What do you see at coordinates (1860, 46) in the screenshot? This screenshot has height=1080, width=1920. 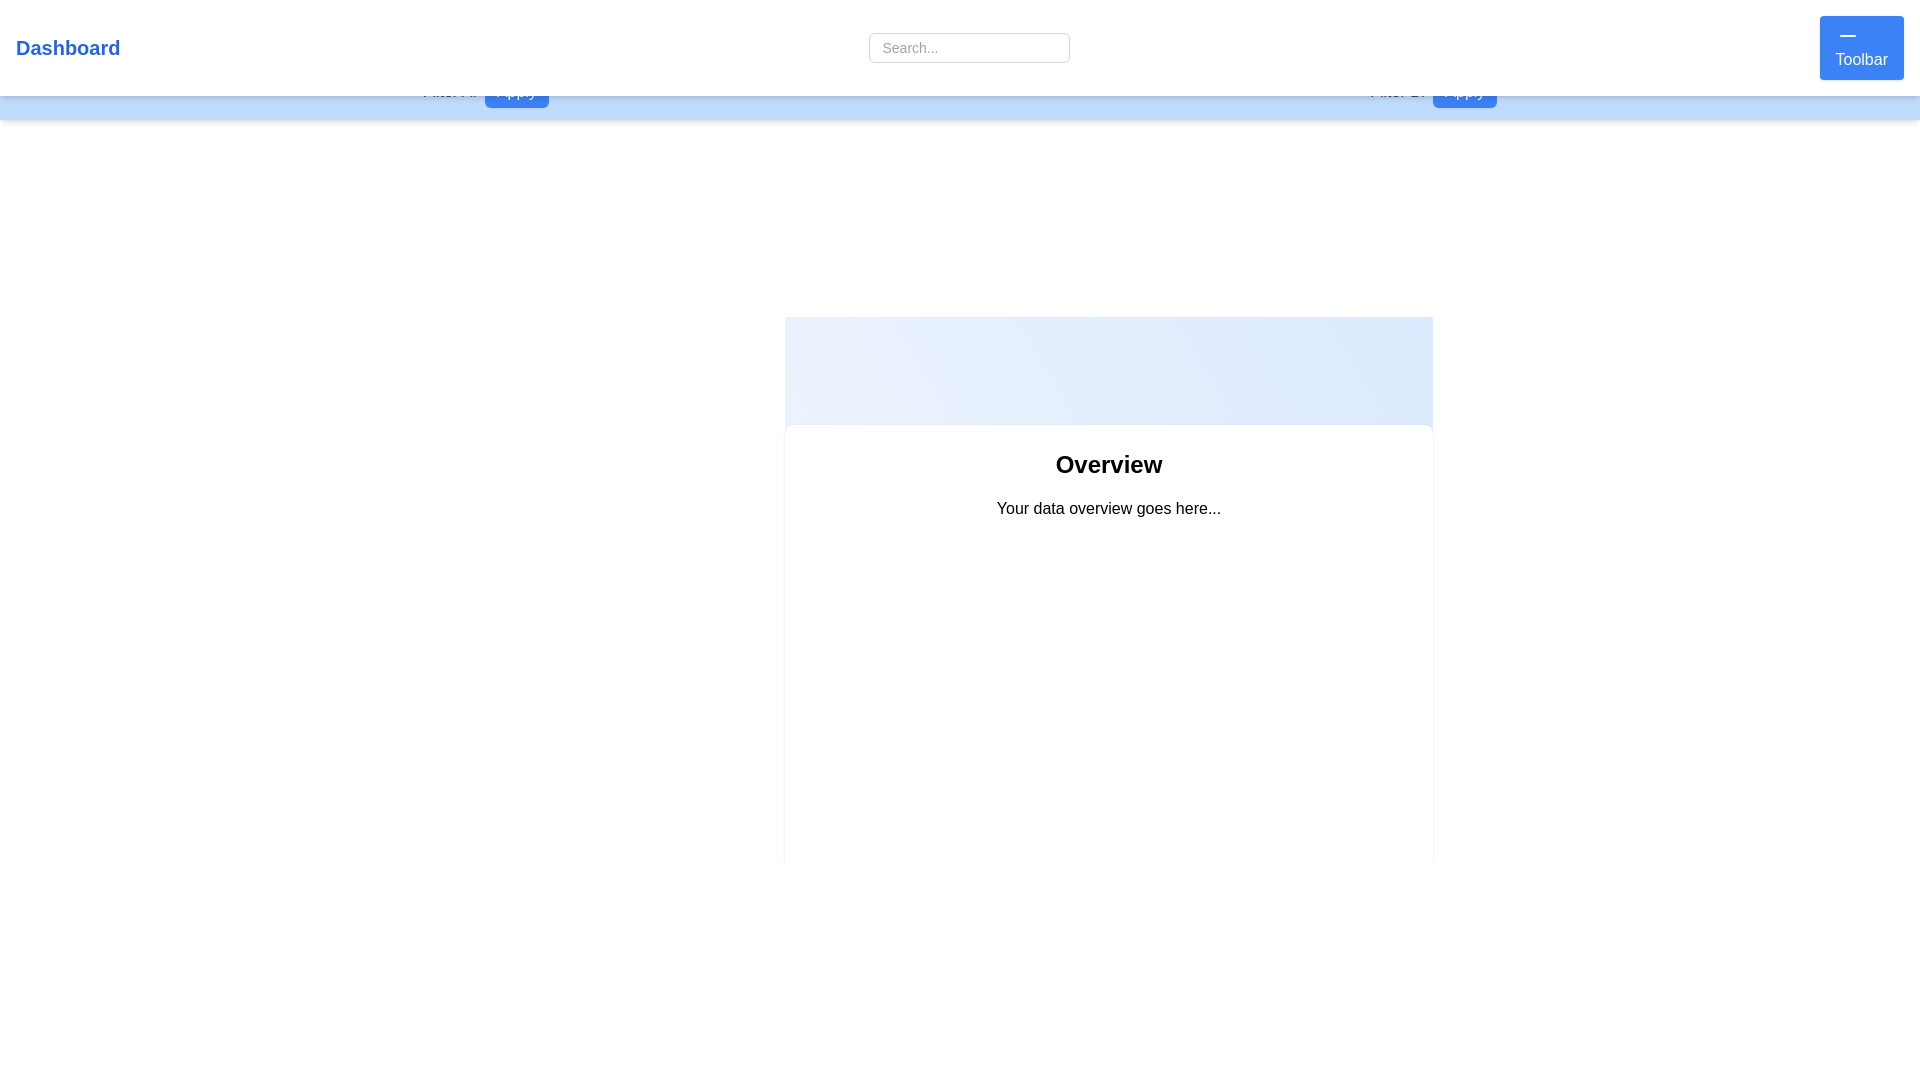 I see `the button located at the rightmost part of the horizontal toolbar` at bounding box center [1860, 46].